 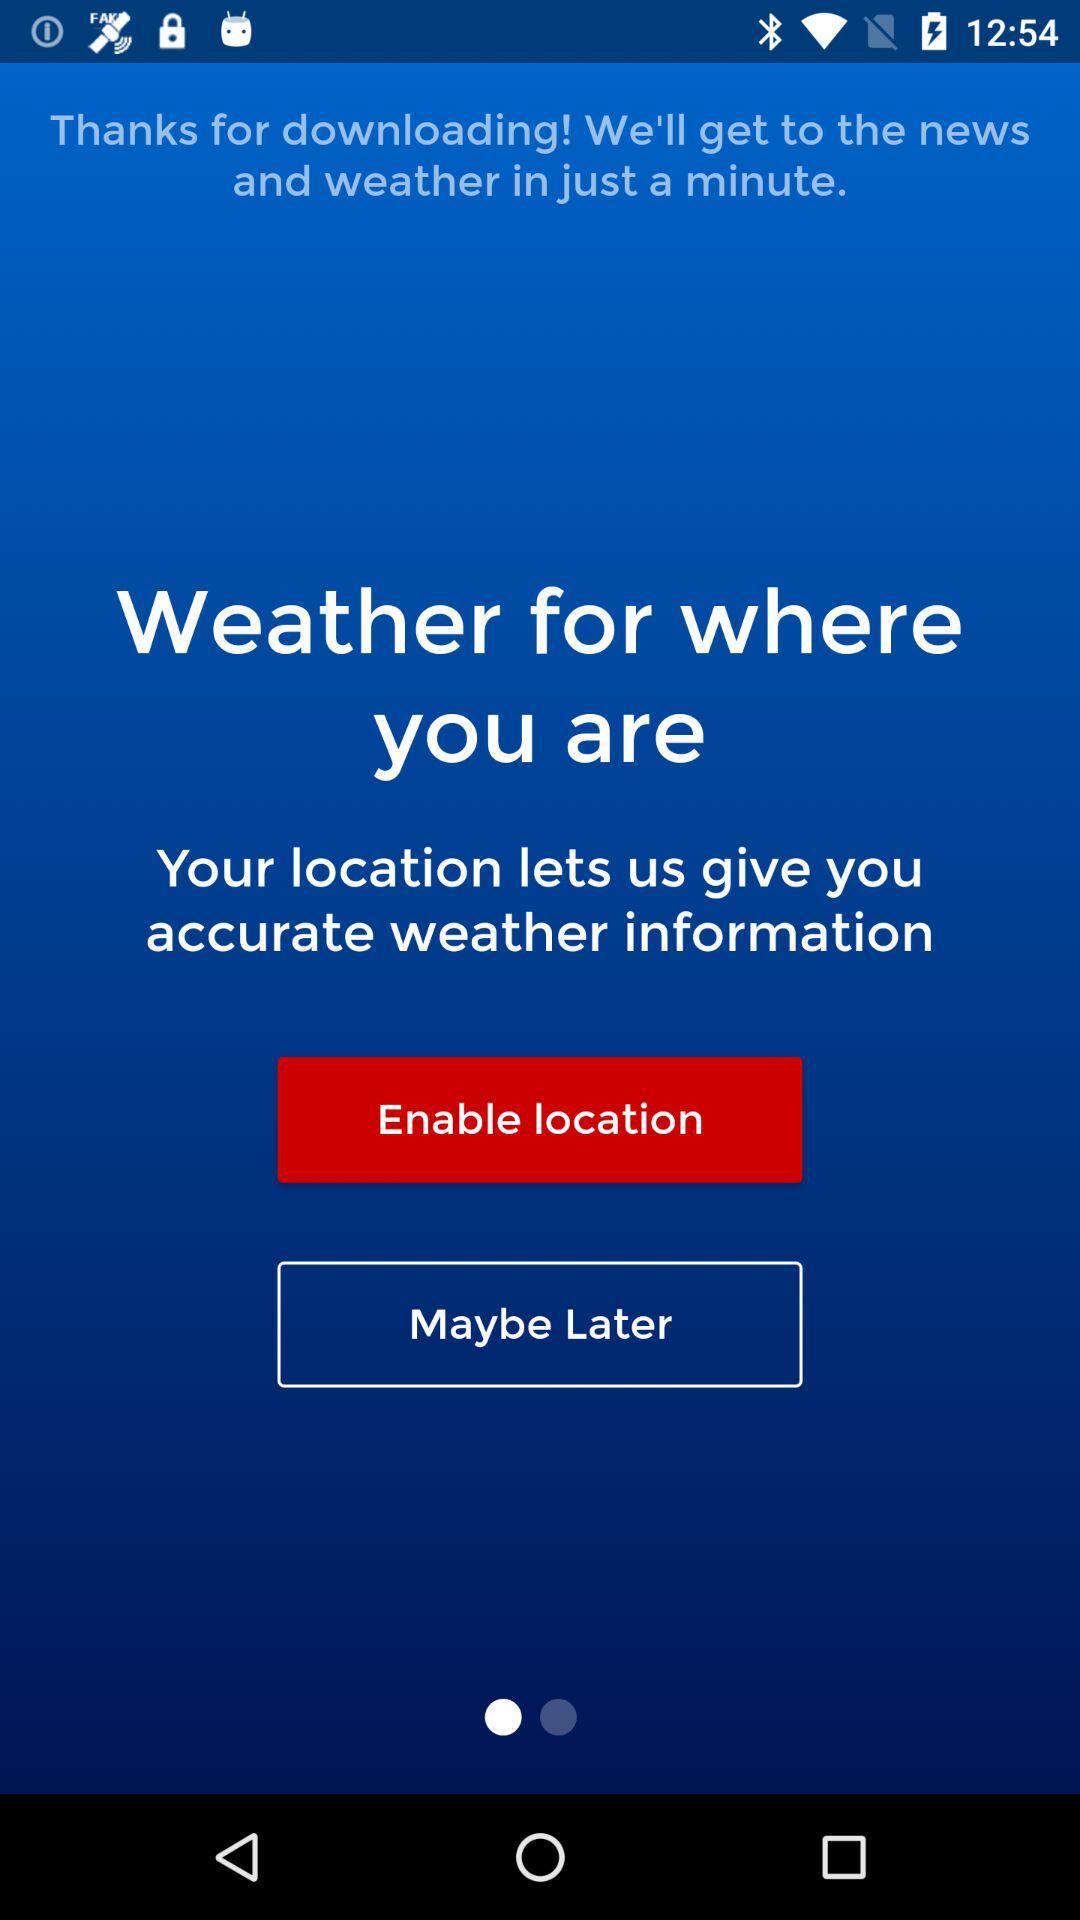 What do you see at coordinates (540, 1324) in the screenshot?
I see `maybe later` at bounding box center [540, 1324].